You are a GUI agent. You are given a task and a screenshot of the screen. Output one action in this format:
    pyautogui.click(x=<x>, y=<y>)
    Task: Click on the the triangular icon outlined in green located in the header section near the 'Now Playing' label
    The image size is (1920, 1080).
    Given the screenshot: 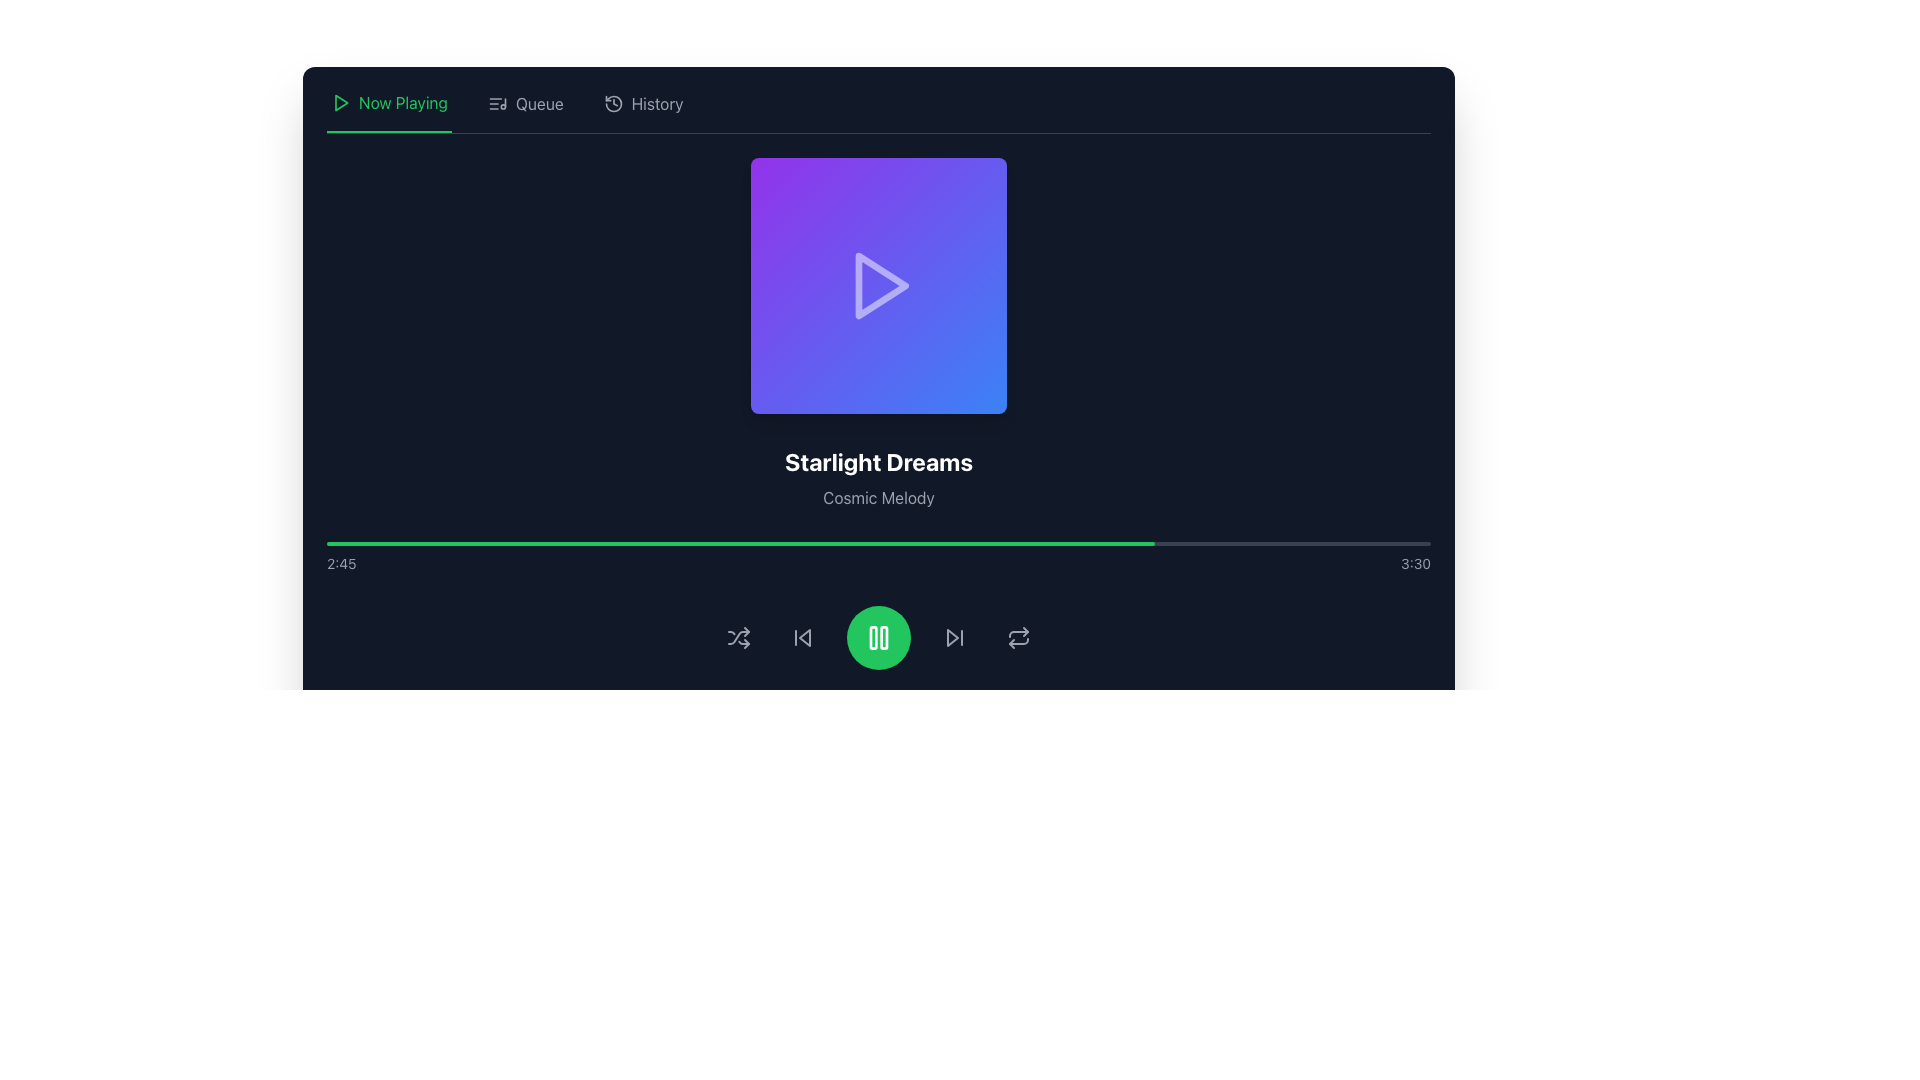 What is the action you would take?
    pyautogui.click(x=341, y=103)
    